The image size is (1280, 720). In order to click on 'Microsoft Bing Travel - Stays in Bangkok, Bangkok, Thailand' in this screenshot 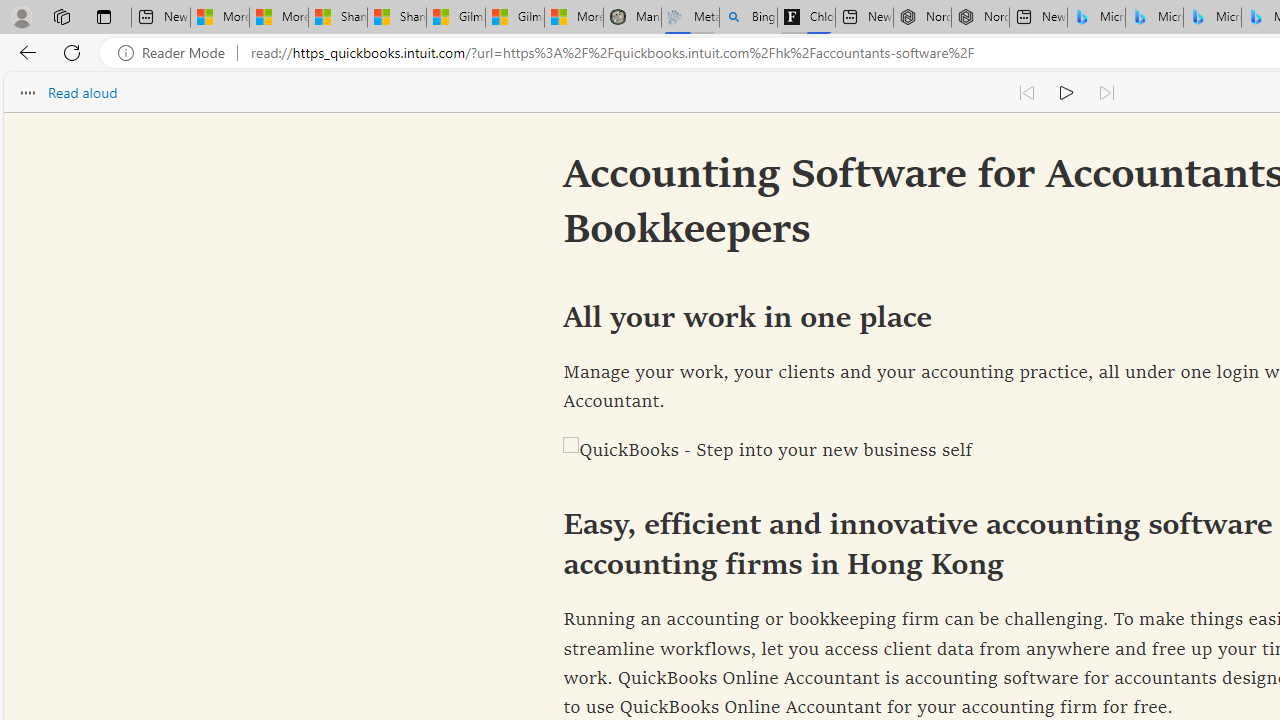, I will do `click(1154, 17)`.